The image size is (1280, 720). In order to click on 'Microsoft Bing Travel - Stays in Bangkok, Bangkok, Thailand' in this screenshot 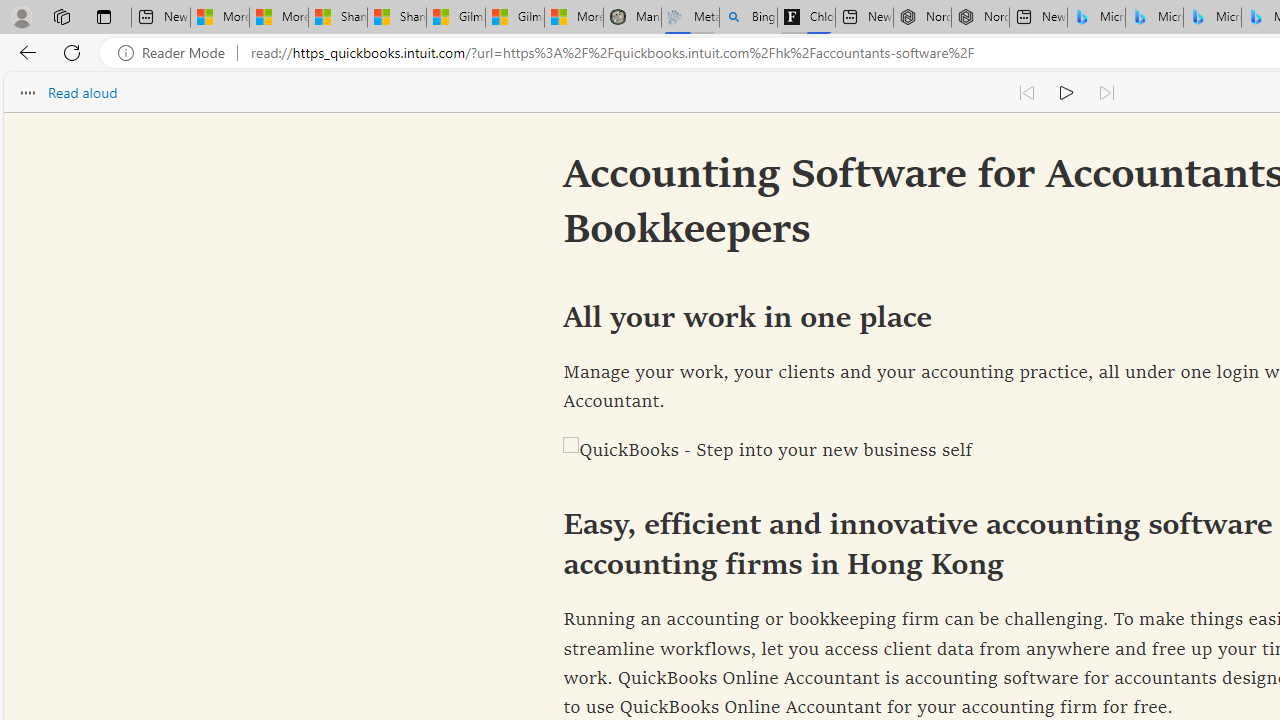, I will do `click(1154, 17)`.